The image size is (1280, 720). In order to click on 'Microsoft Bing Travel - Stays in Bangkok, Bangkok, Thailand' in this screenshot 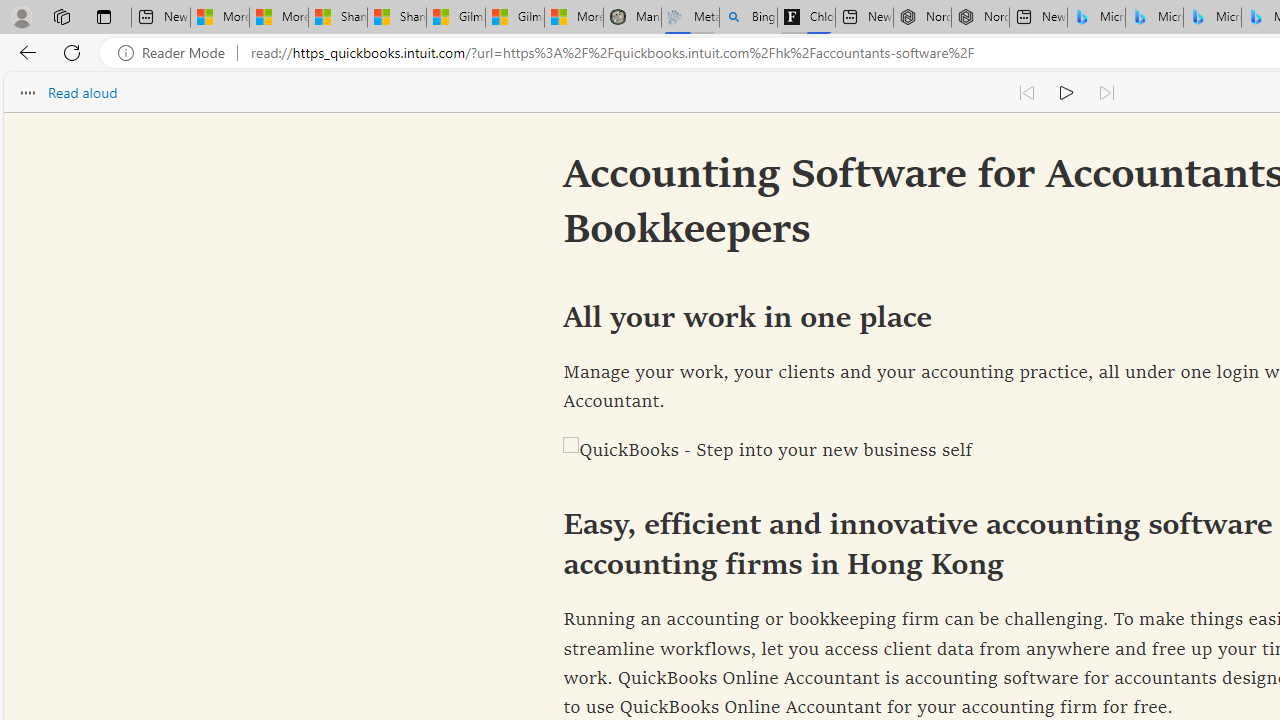, I will do `click(1154, 17)`.